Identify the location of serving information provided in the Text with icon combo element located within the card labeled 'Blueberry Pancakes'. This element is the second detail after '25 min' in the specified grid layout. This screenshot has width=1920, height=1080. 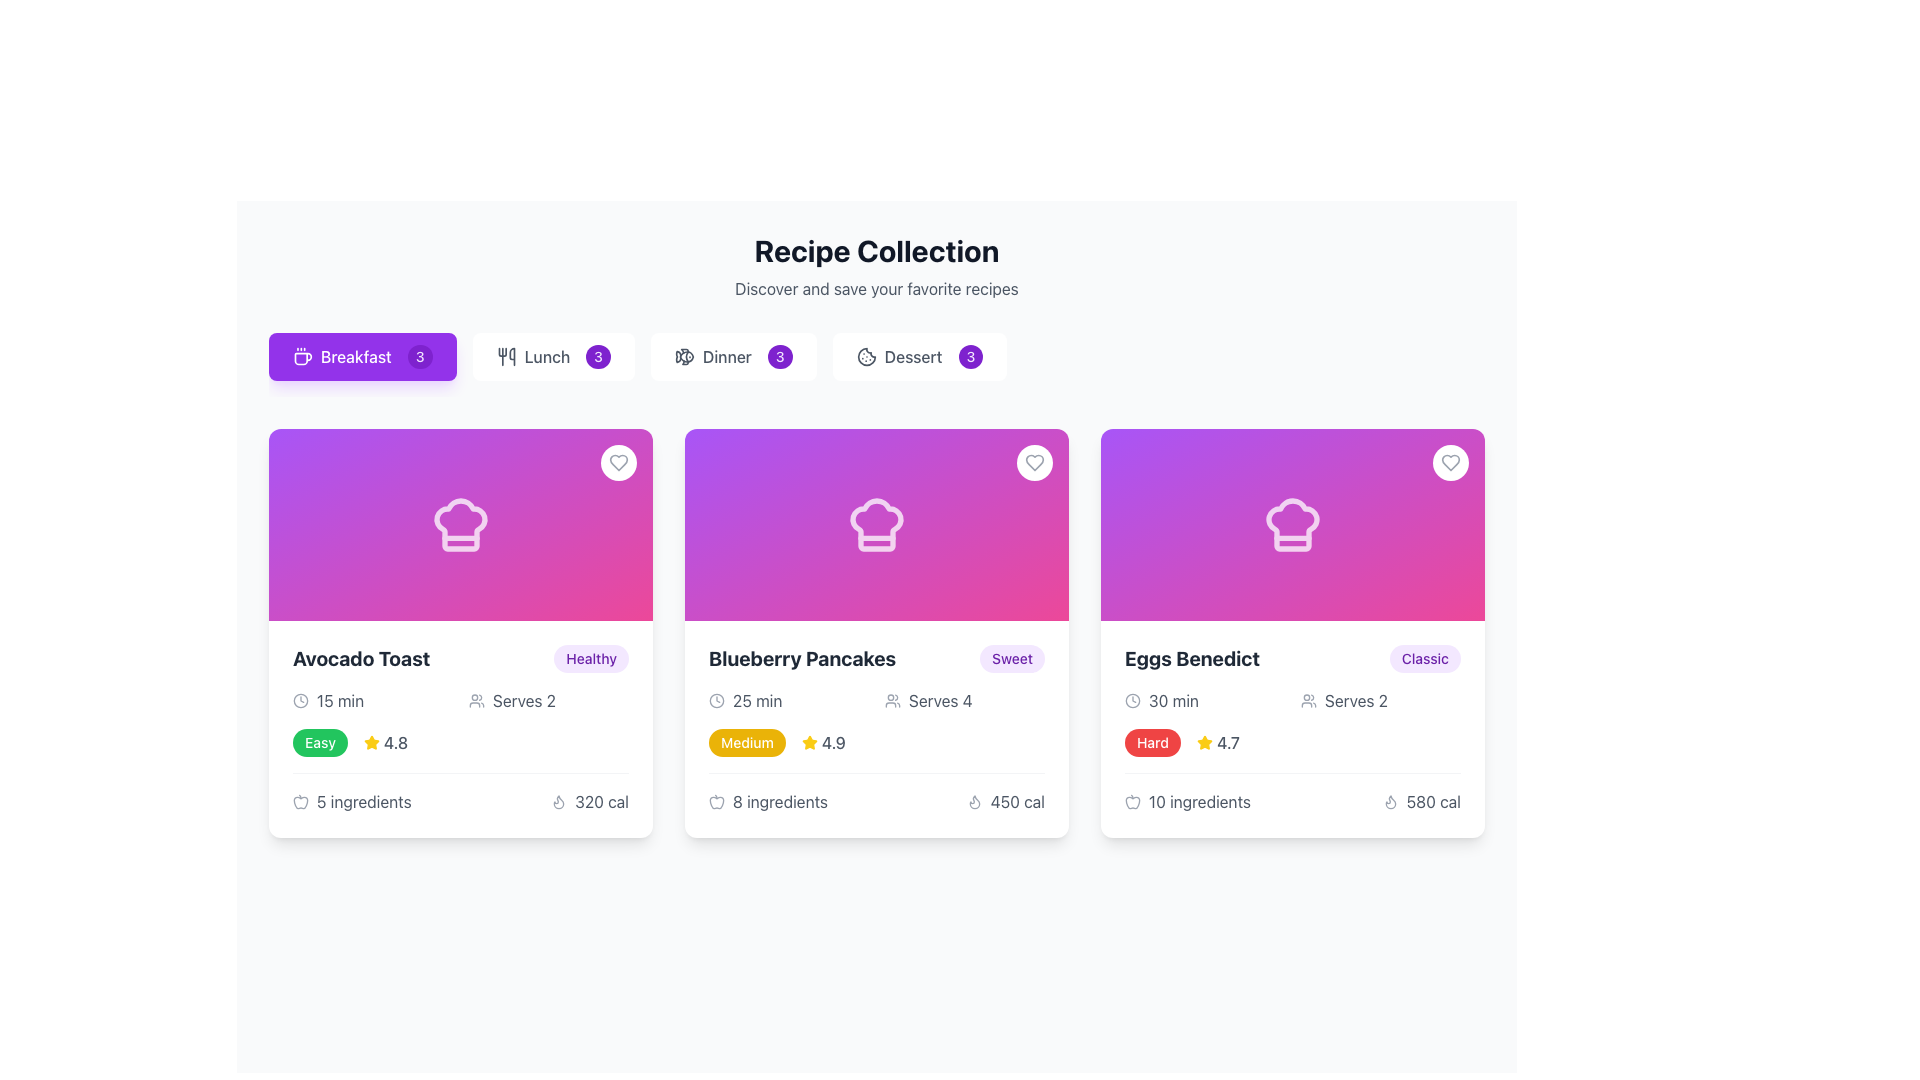
(964, 700).